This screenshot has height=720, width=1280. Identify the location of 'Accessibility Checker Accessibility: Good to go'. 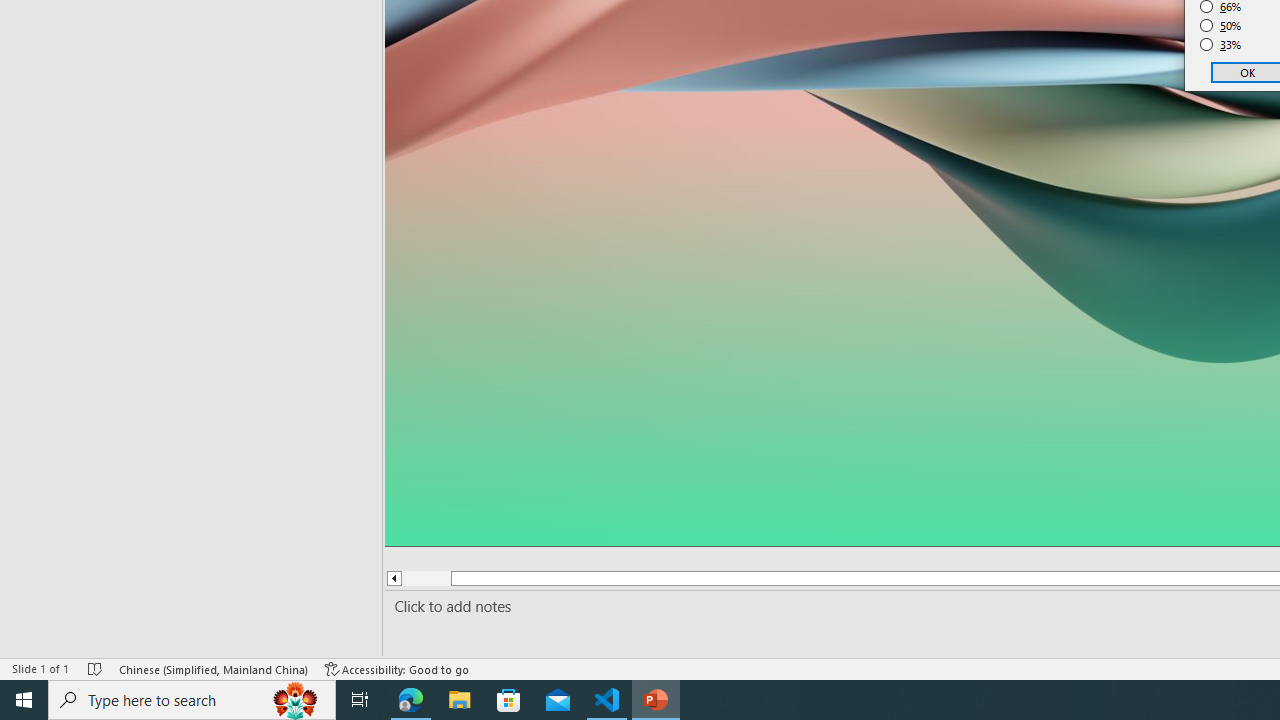
(397, 669).